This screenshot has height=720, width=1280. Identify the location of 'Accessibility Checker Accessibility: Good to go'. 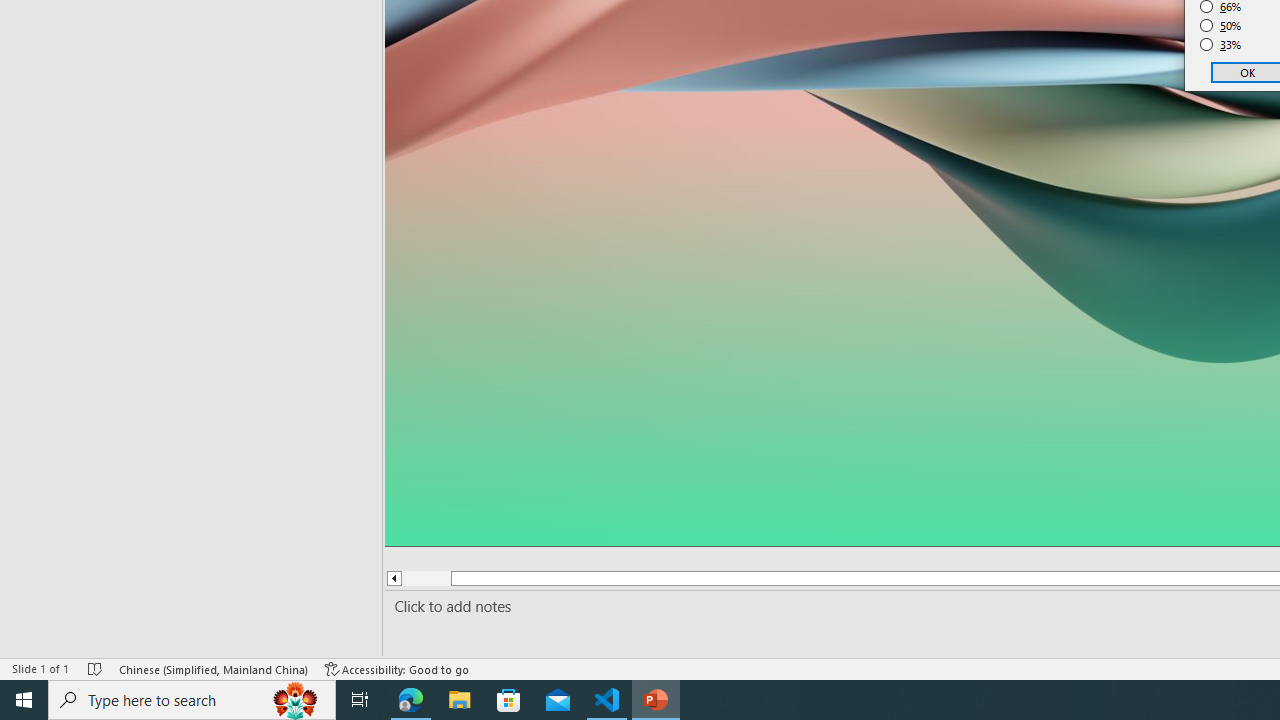
(397, 669).